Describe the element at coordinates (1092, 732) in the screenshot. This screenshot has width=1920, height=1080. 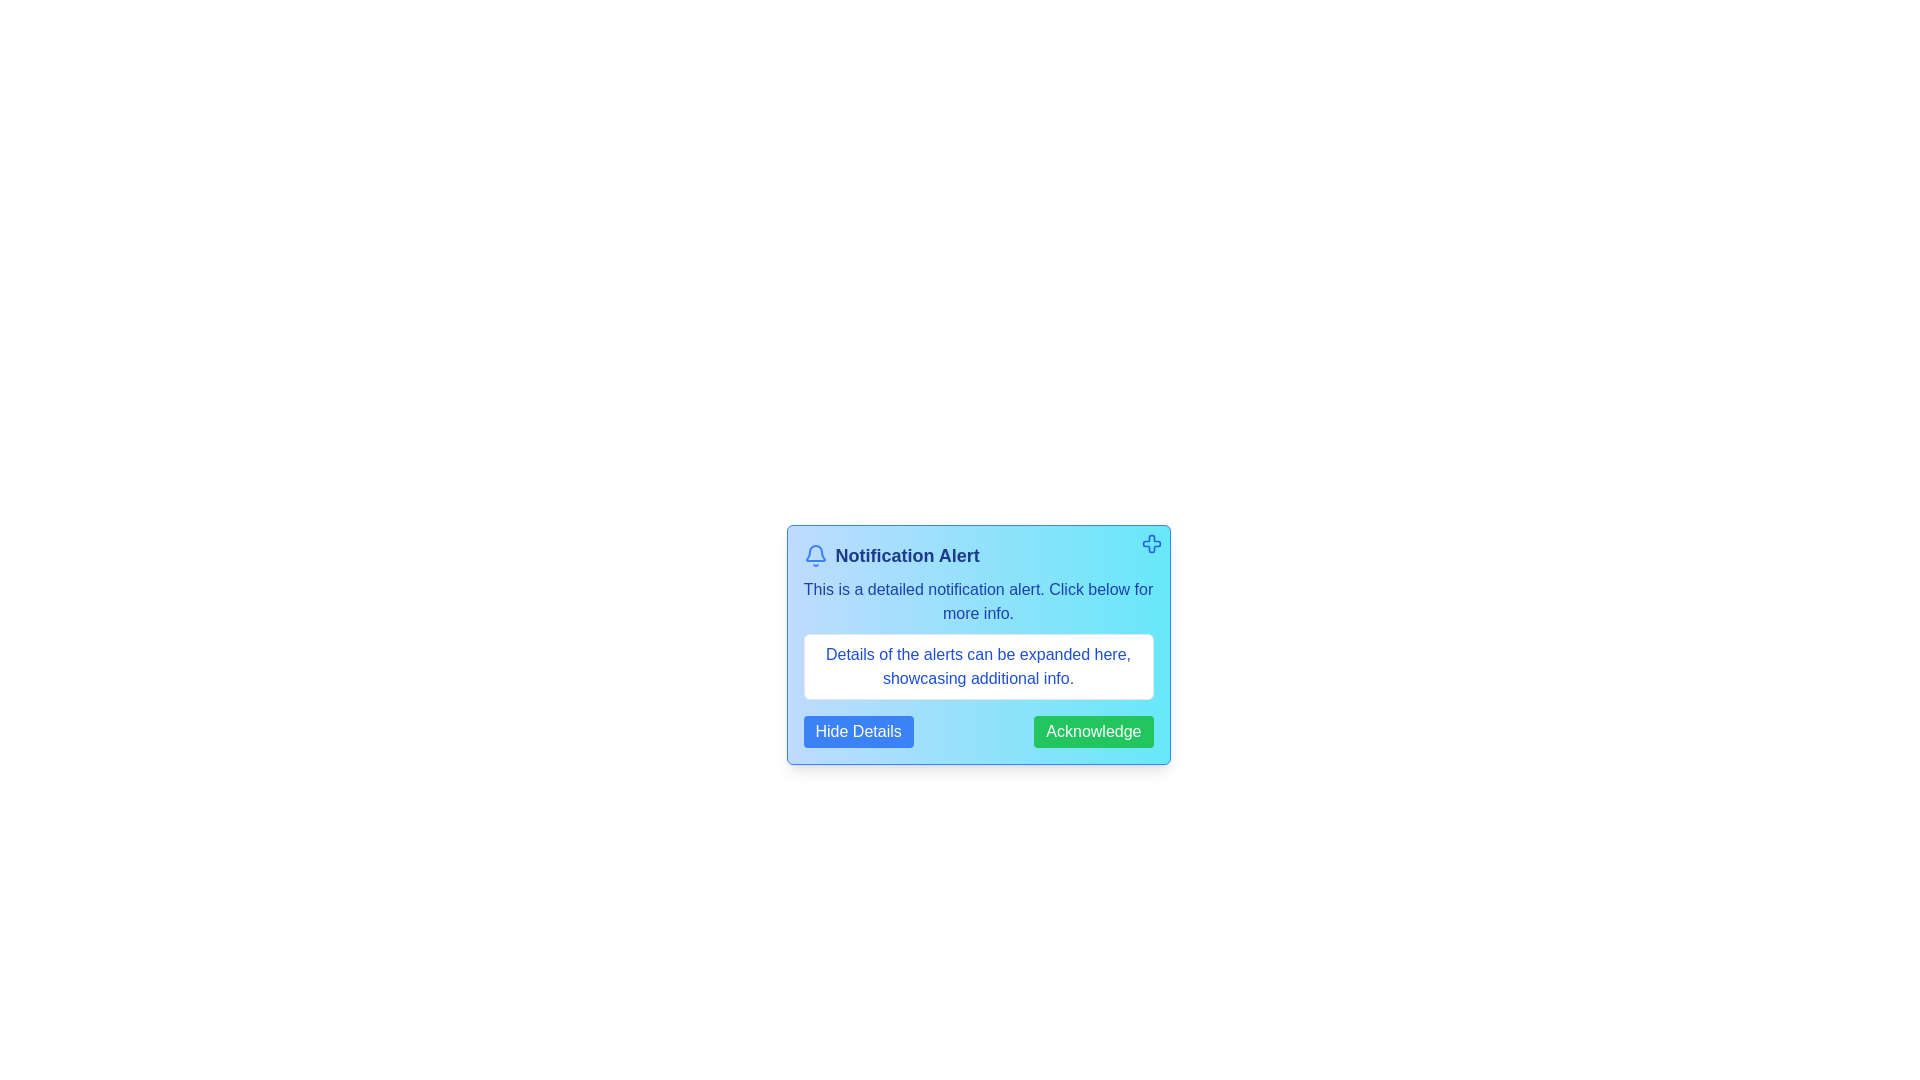
I see `the 'Acknowledge' button to acknowledge the notification` at that location.